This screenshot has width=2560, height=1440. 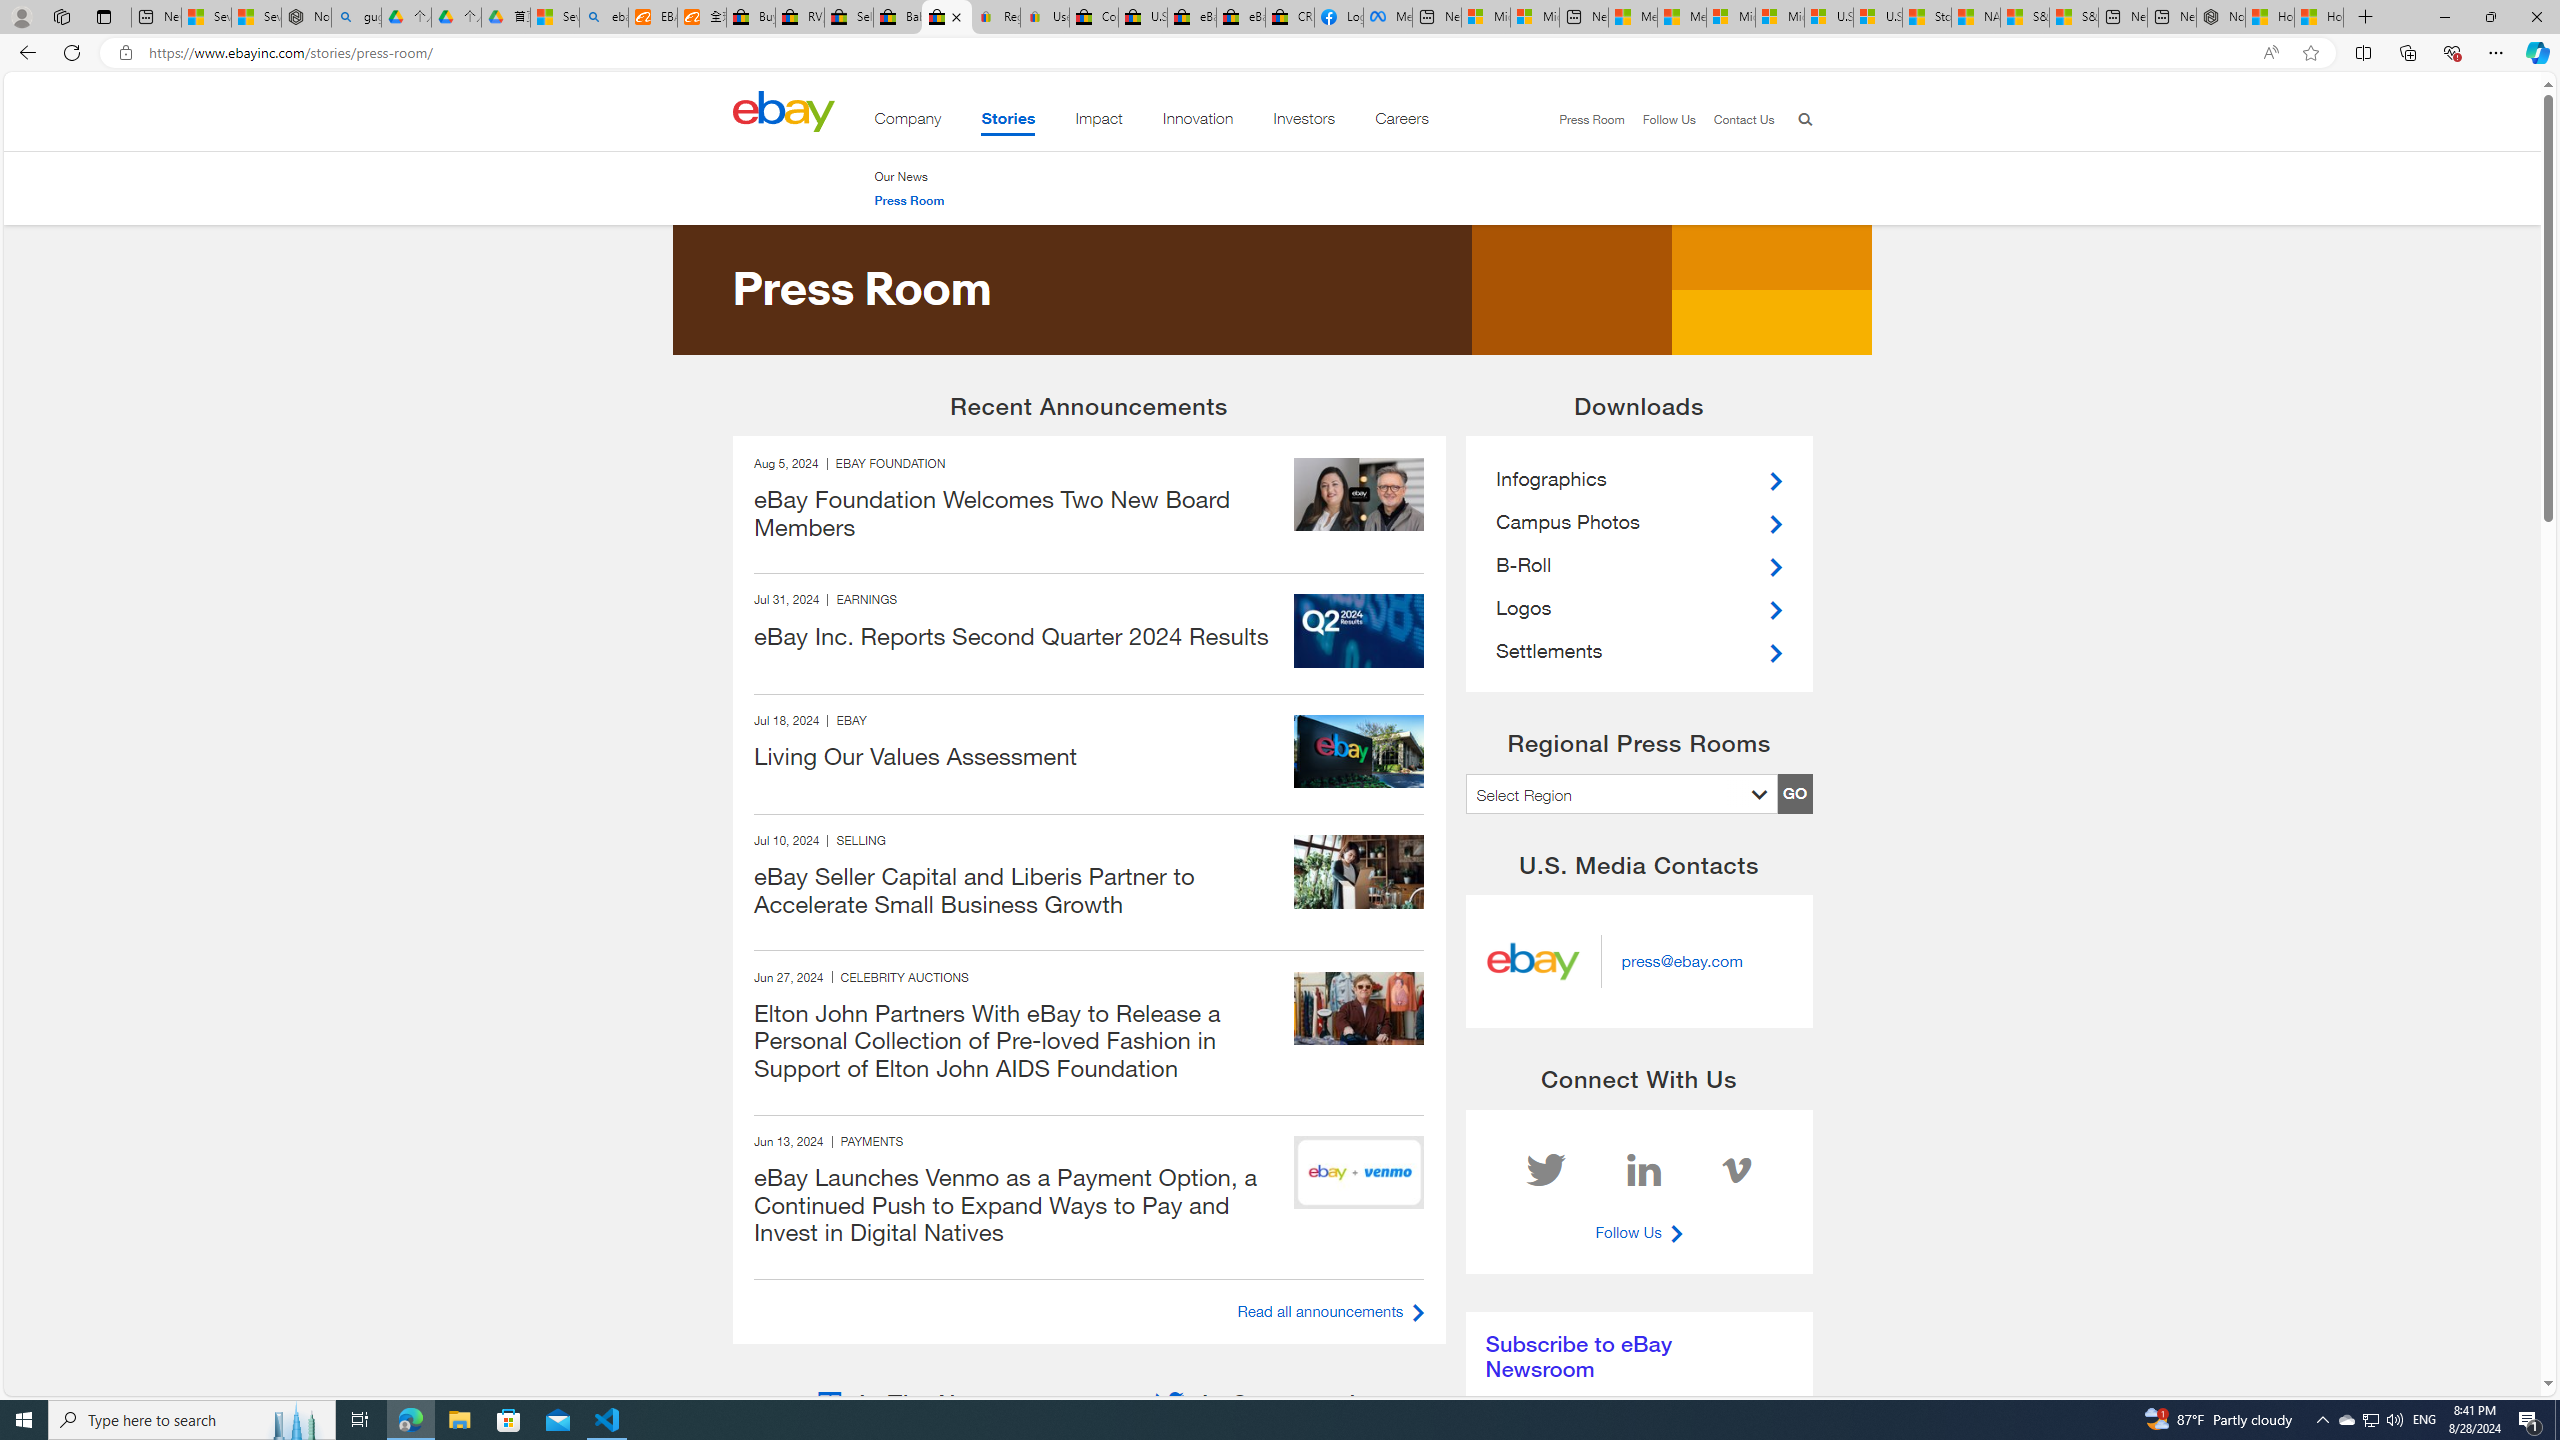 What do you see at coordinates (782, 111) in the screenshot?
I see `'Class: desktop'` at bounding box center [782, 111].